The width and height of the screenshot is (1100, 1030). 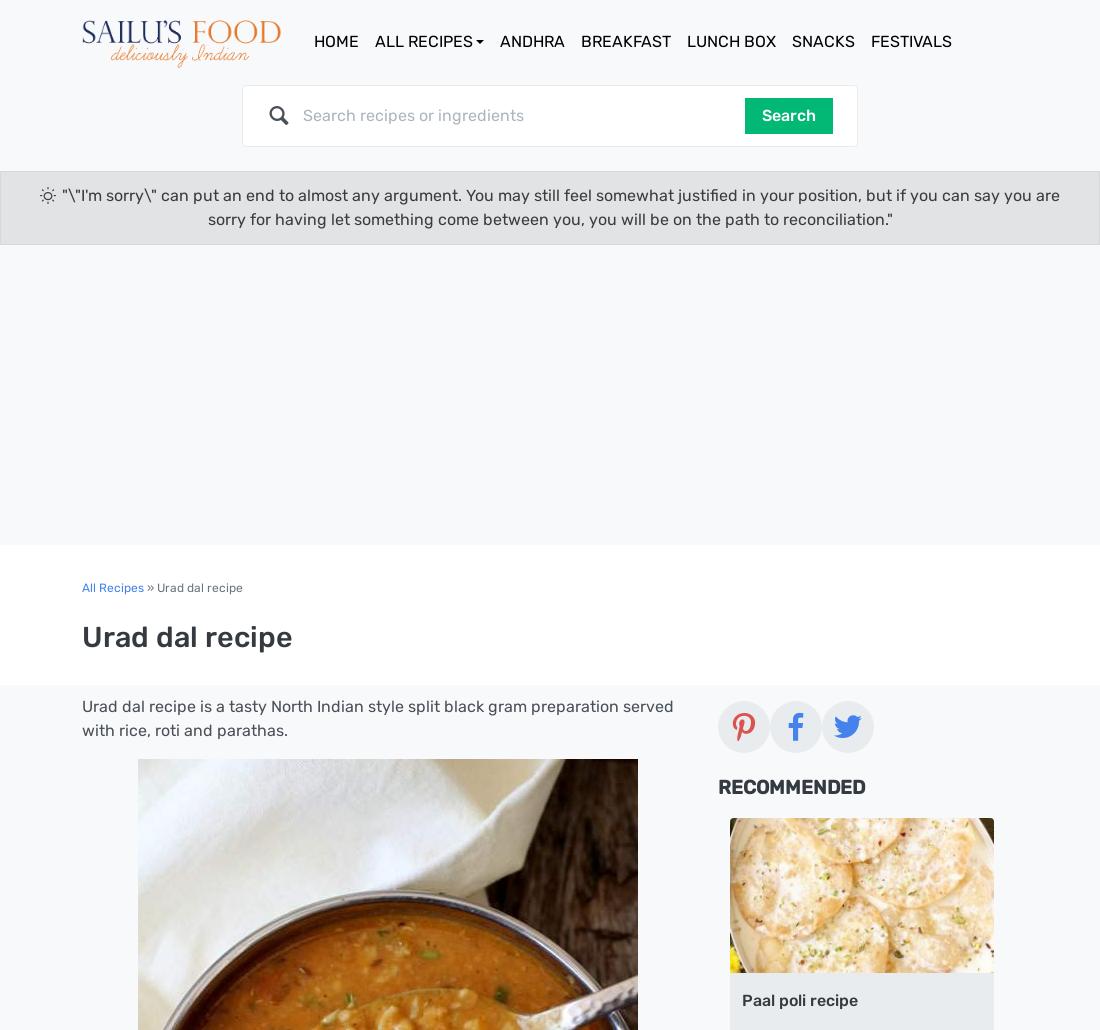 I want to click on 'Lunch Box', so click(x=730, y=41).